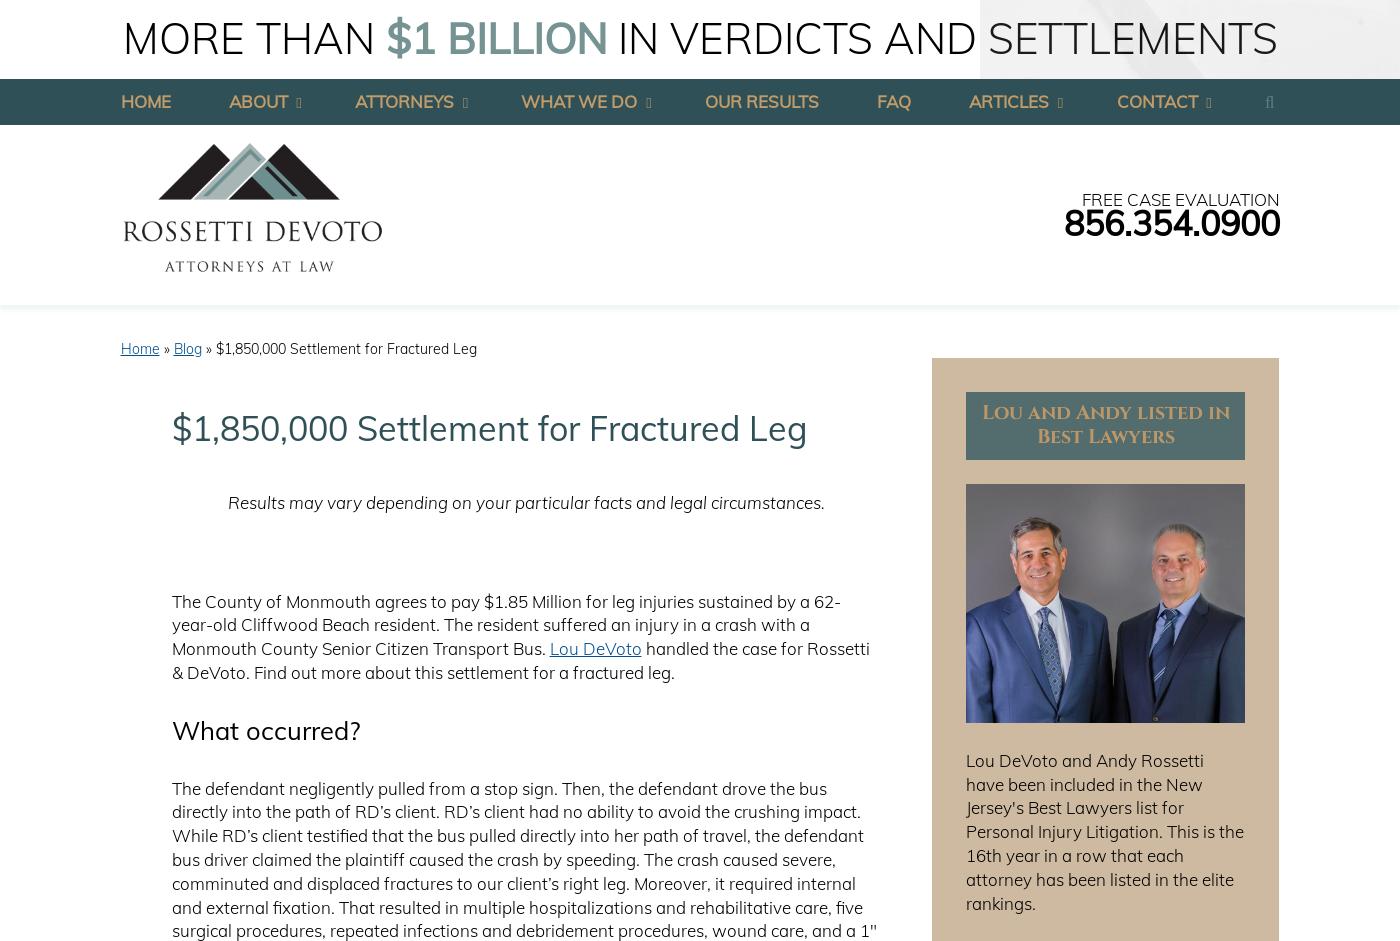 The height and width of the screenshot is (941, 1400). What do you see at coordinates (894, 100) in the screenshot?
I see `'FAQ'` at bounding box center [894, 100].